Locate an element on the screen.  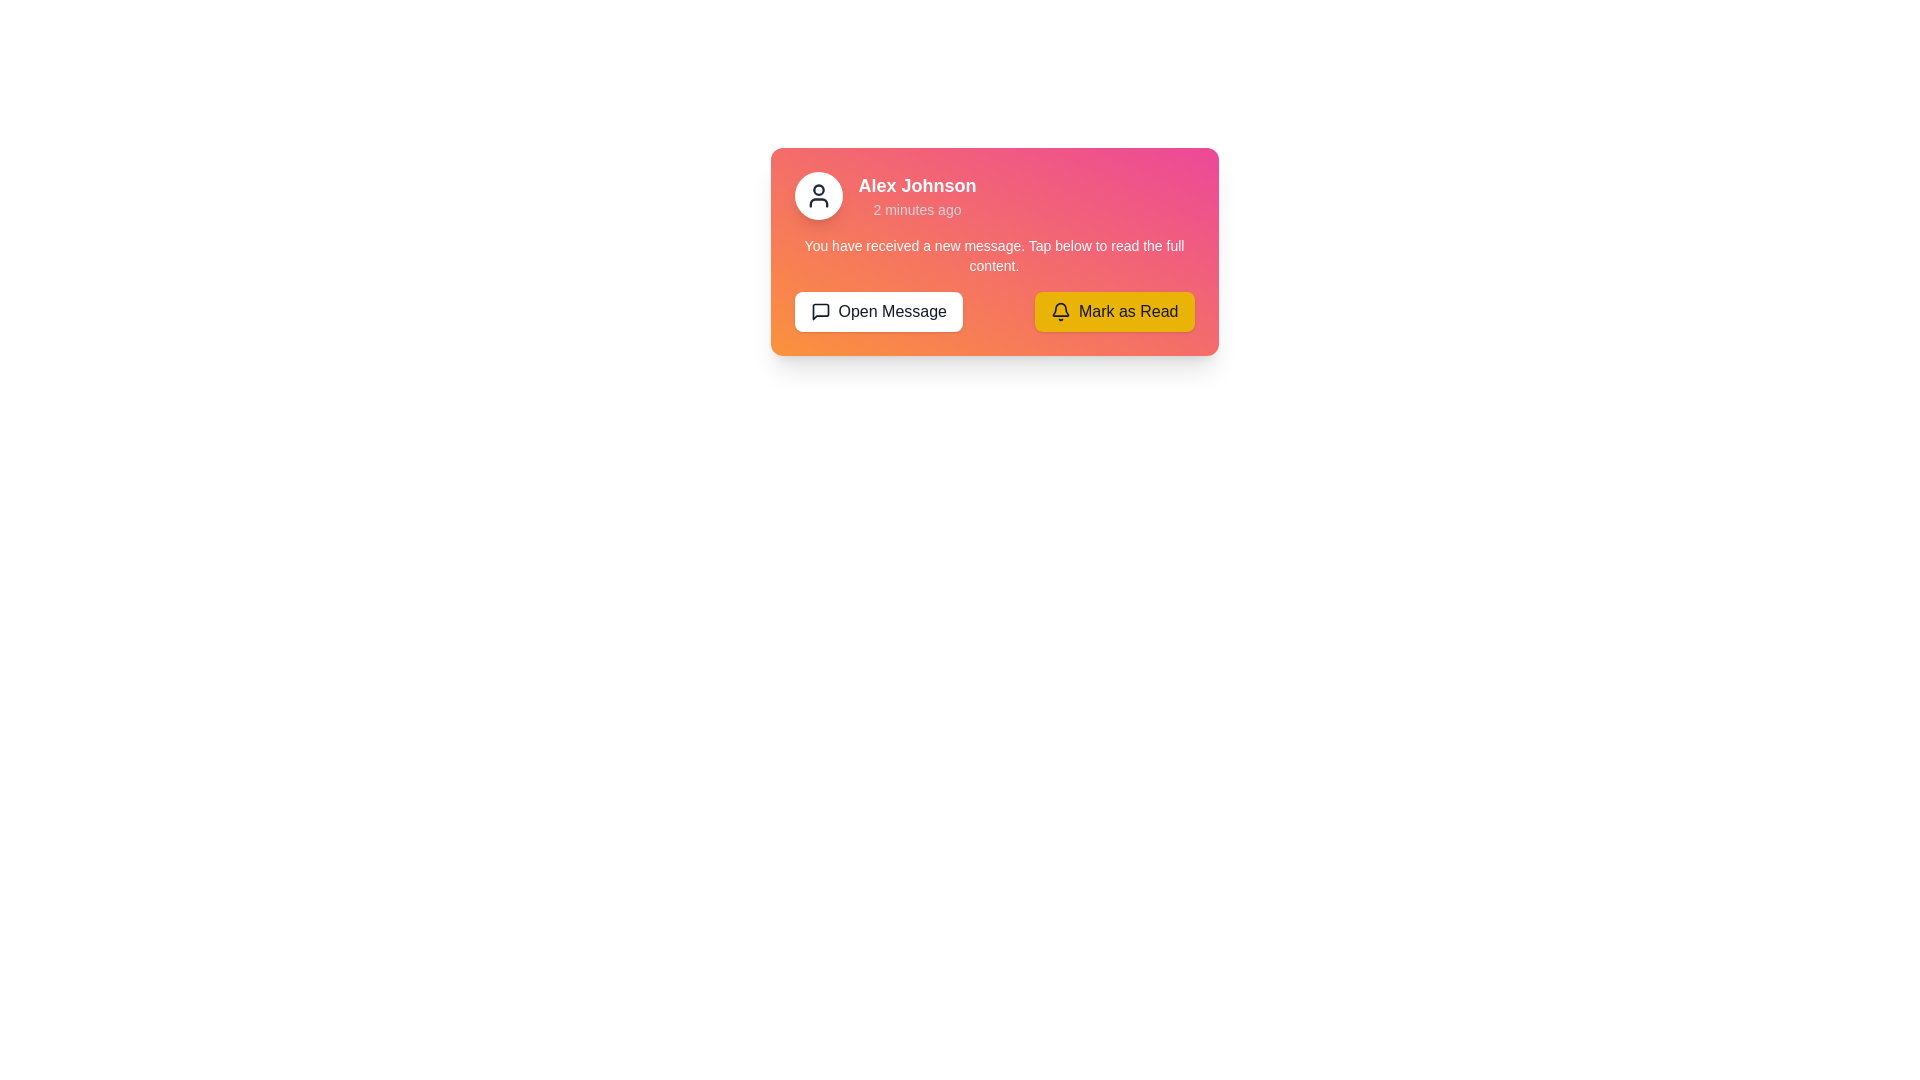
the timestamp text label that indicates when the message or notification was posted or received, positioned below the 'Alex Johnson' label within the notification card is located at coordinates (916, 209).